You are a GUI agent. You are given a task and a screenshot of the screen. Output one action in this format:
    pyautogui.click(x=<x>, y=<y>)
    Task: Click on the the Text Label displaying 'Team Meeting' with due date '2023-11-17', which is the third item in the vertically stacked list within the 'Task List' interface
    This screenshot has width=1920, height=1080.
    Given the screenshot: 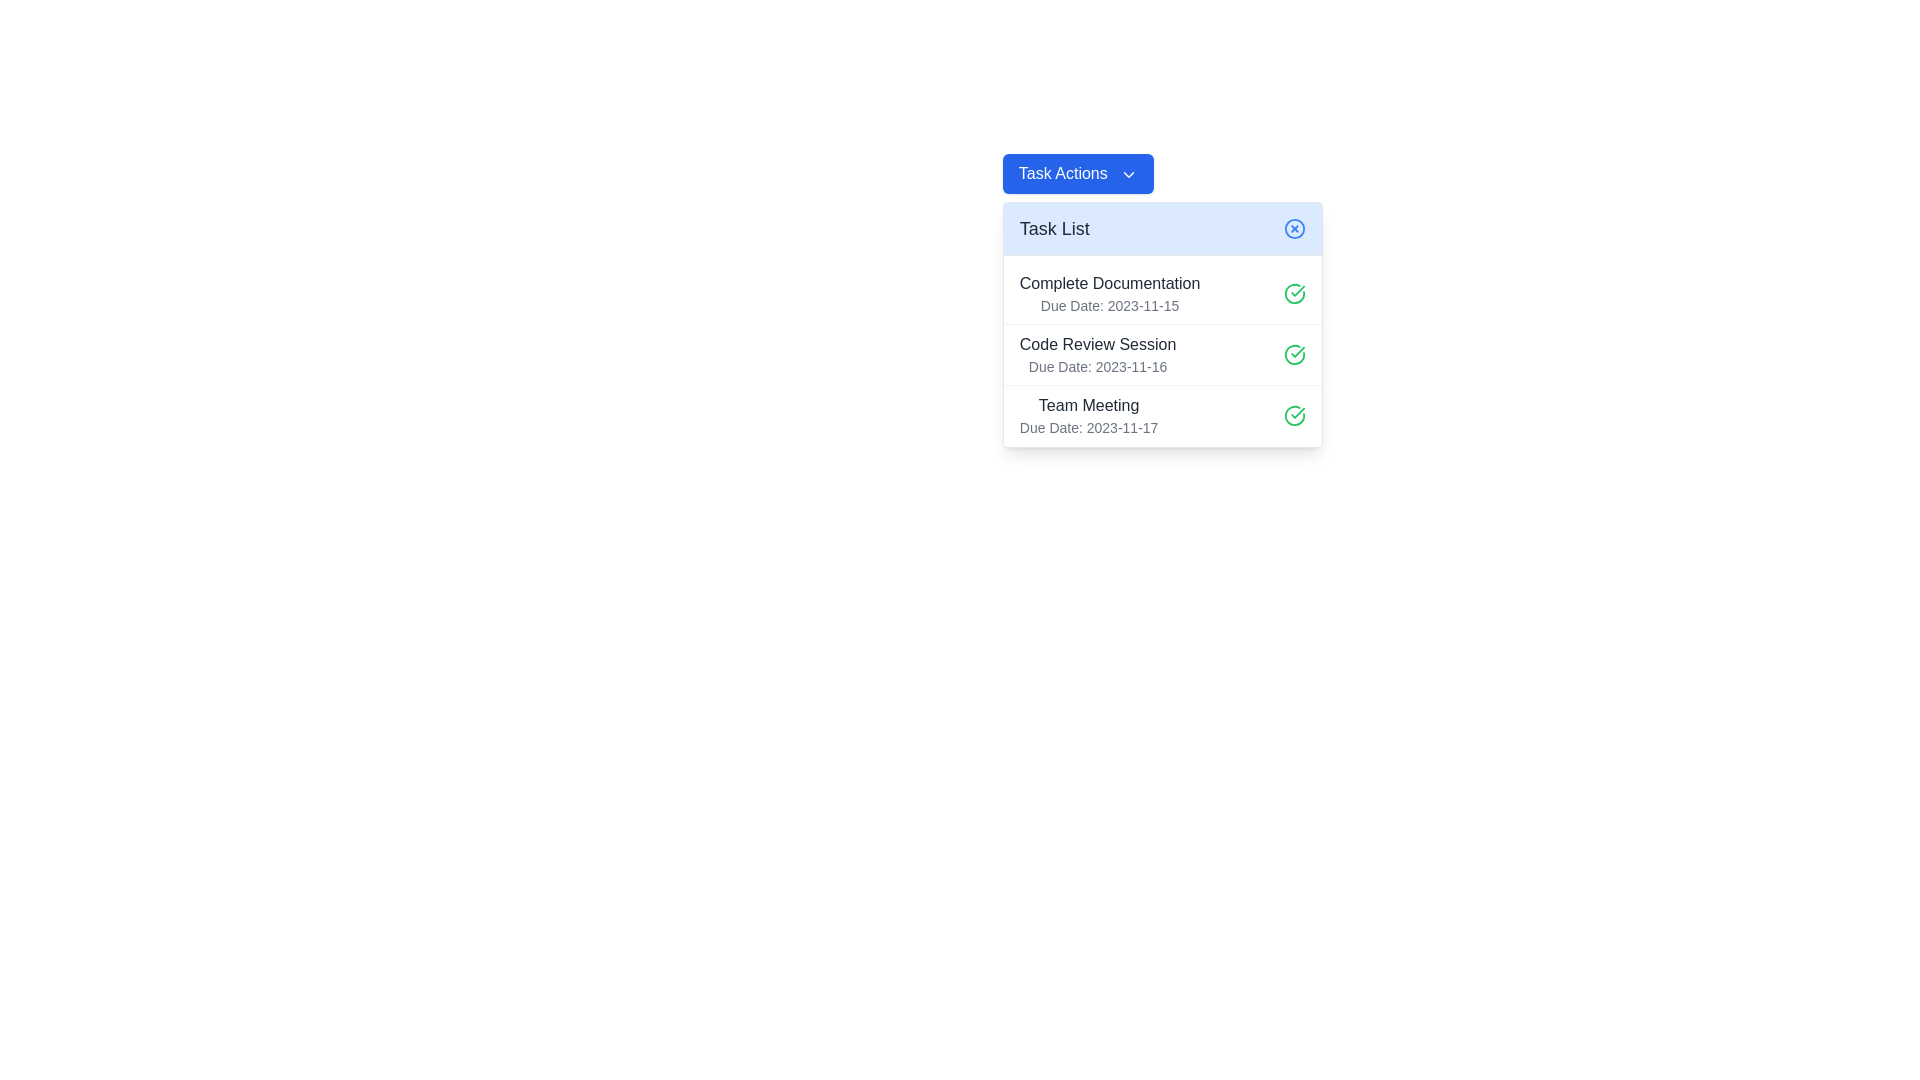 What is the action you would take?
    pyautogui.click(x=1088, y=415)
    